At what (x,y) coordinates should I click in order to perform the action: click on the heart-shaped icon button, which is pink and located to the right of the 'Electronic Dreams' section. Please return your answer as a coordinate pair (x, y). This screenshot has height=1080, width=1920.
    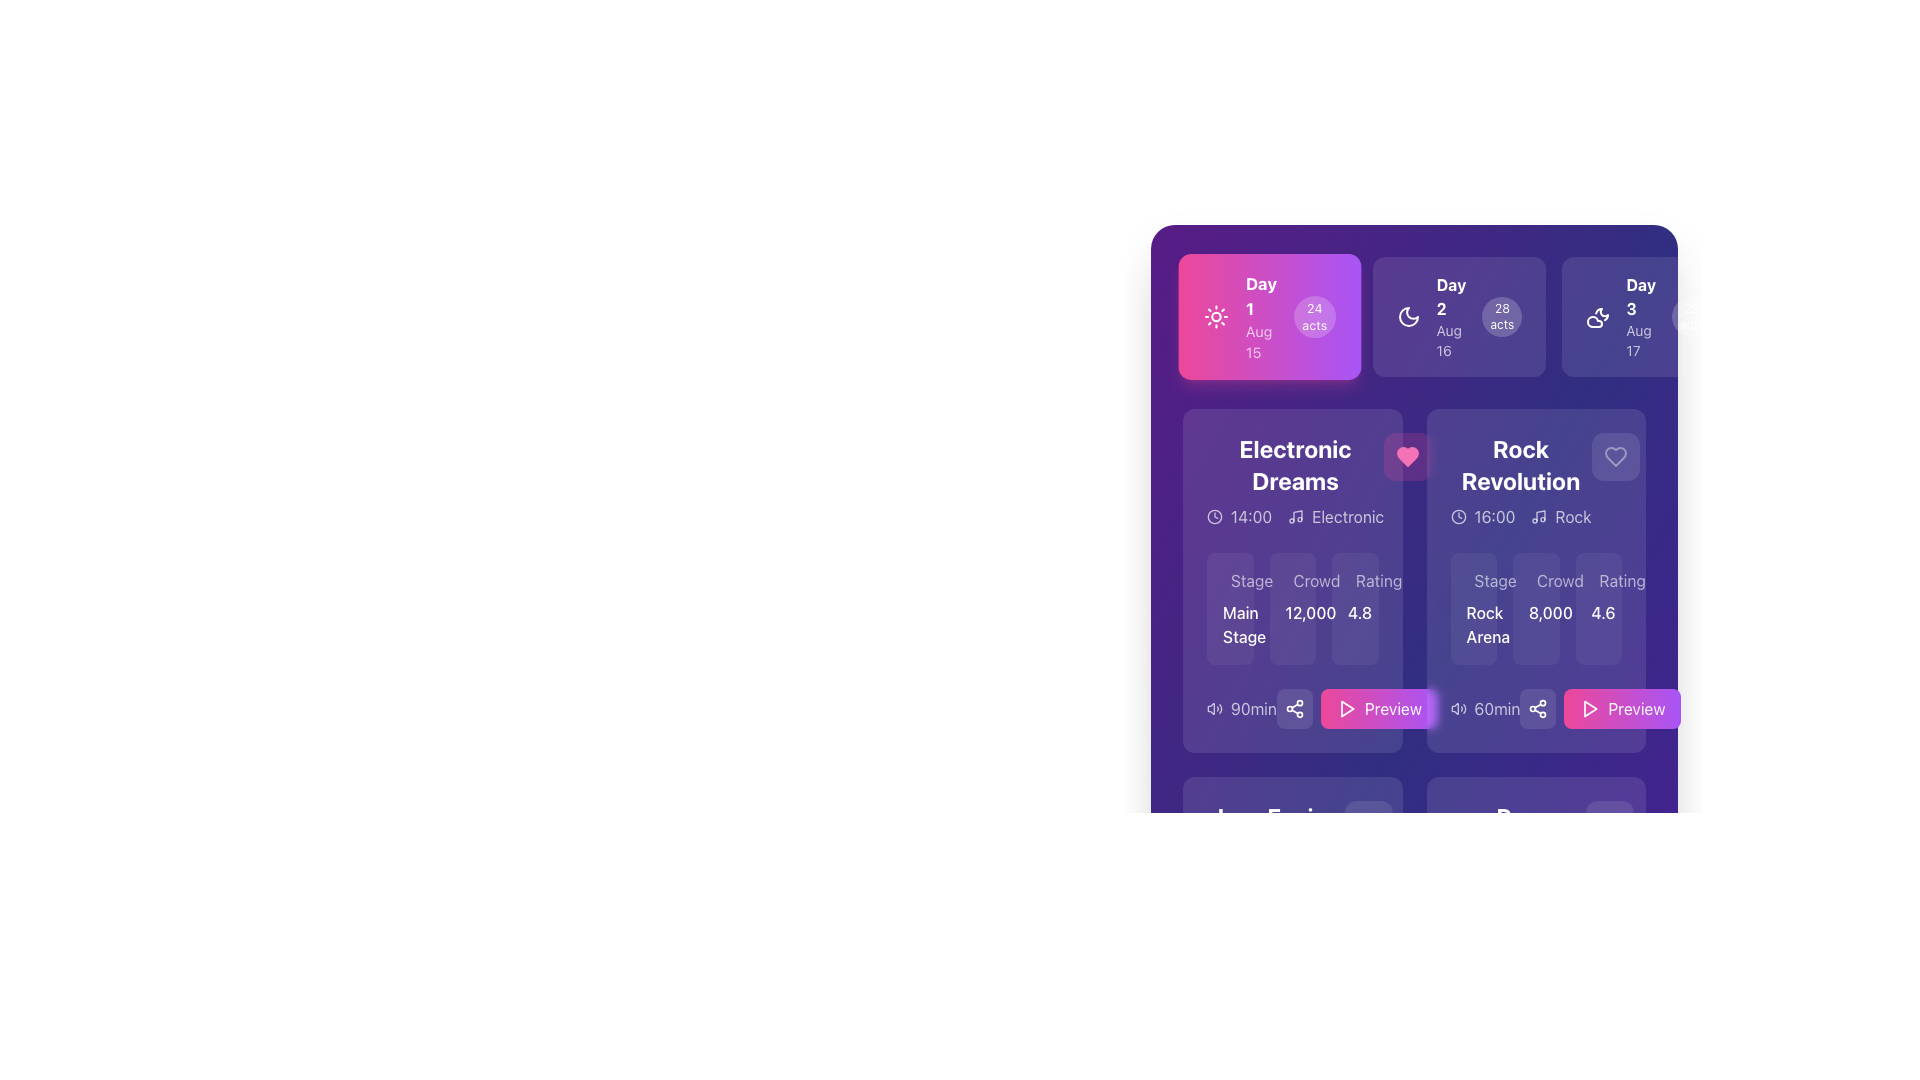
    Looking at the image, I should click on (1407, 456).